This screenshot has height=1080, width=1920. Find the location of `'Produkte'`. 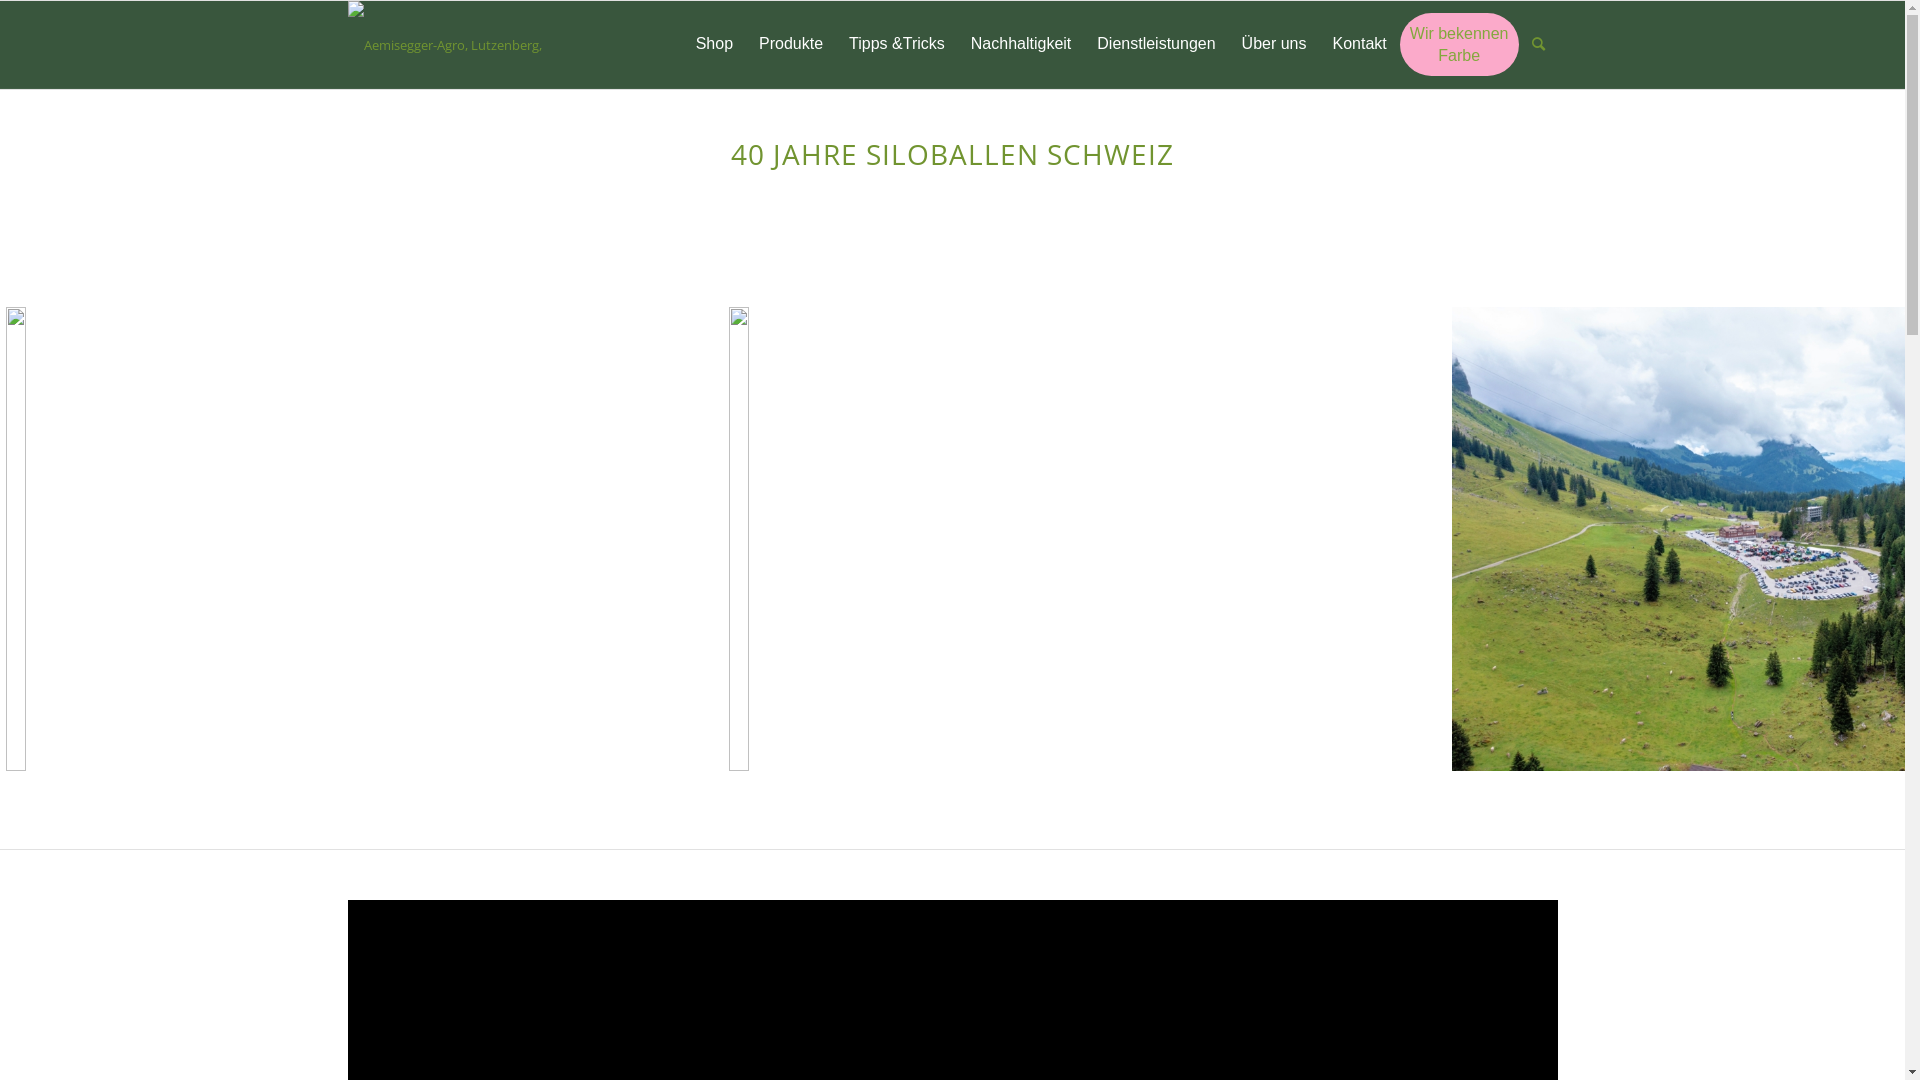

'Produkte' is located at coordinates (790, 45).